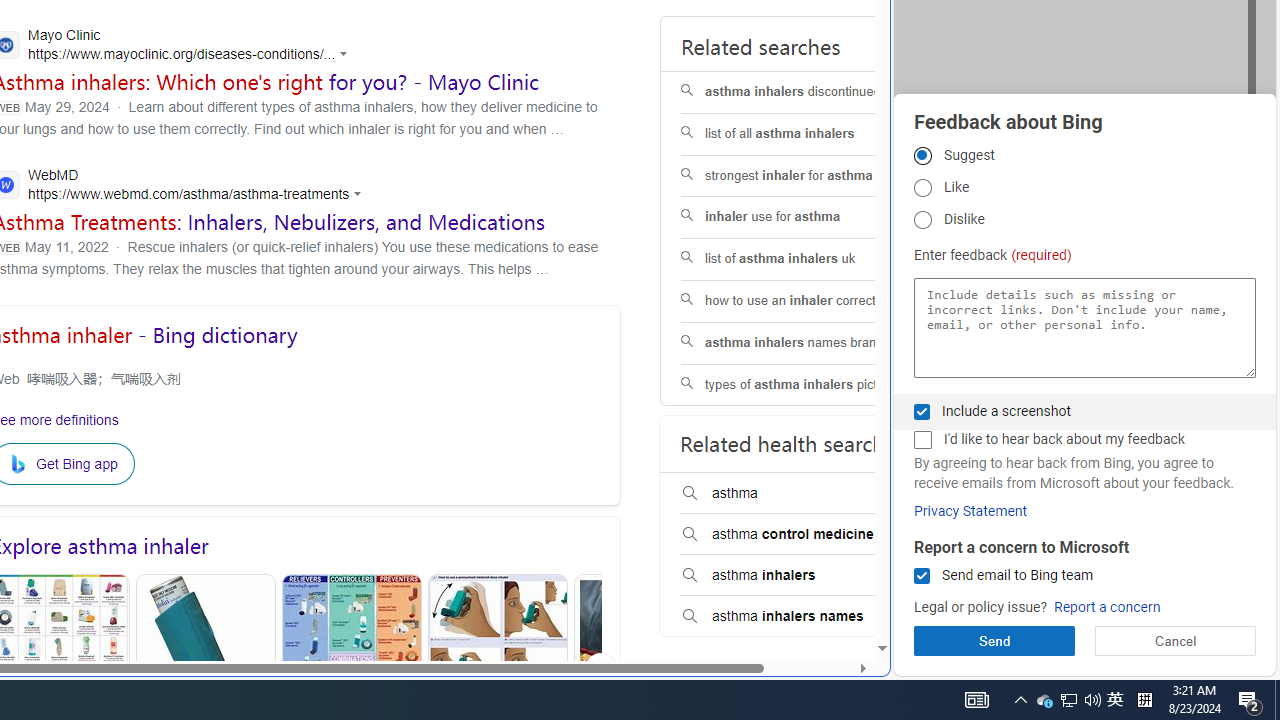 Image resolution: width=1280 pixels, height=720 pixels. I want to click on 'asthma inhalers discontinued', so click(807, 92).